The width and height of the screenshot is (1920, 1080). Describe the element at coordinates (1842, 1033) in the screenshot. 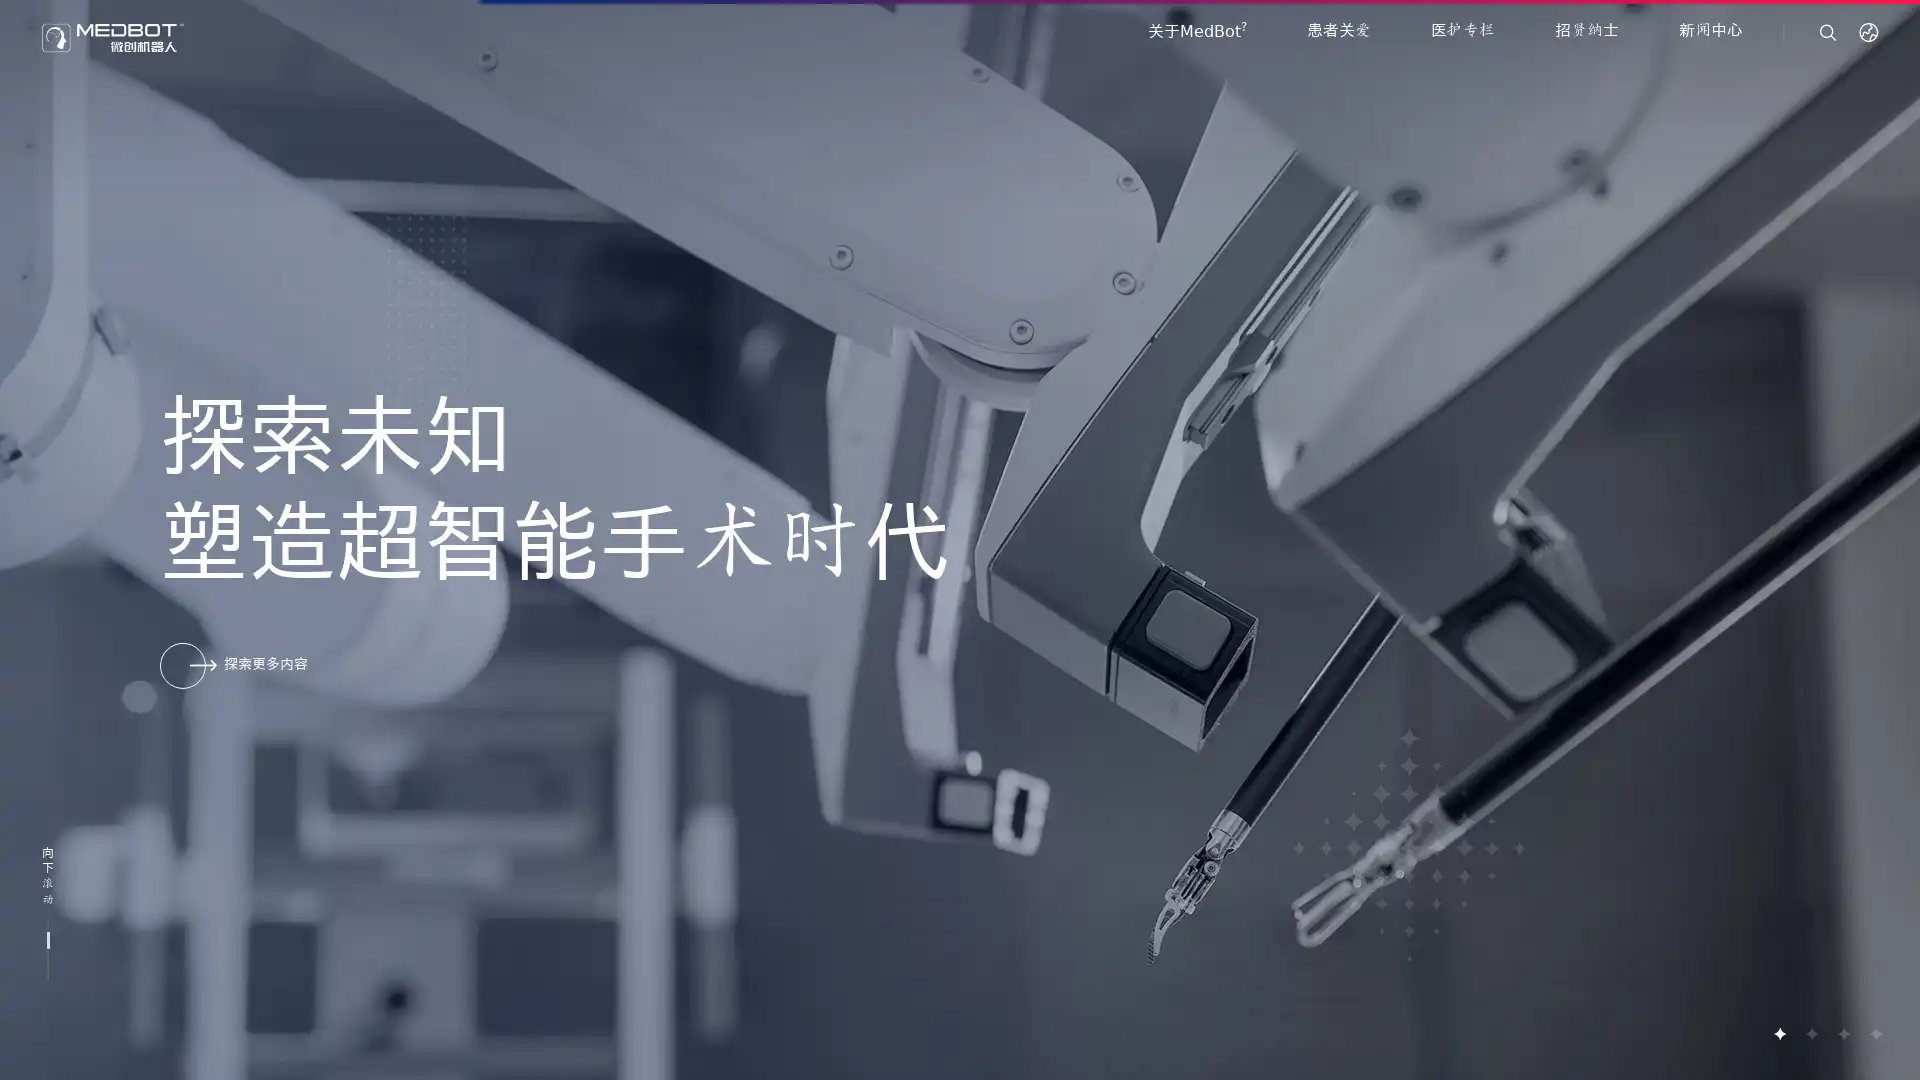

I see `Go to slide 3` at that location.